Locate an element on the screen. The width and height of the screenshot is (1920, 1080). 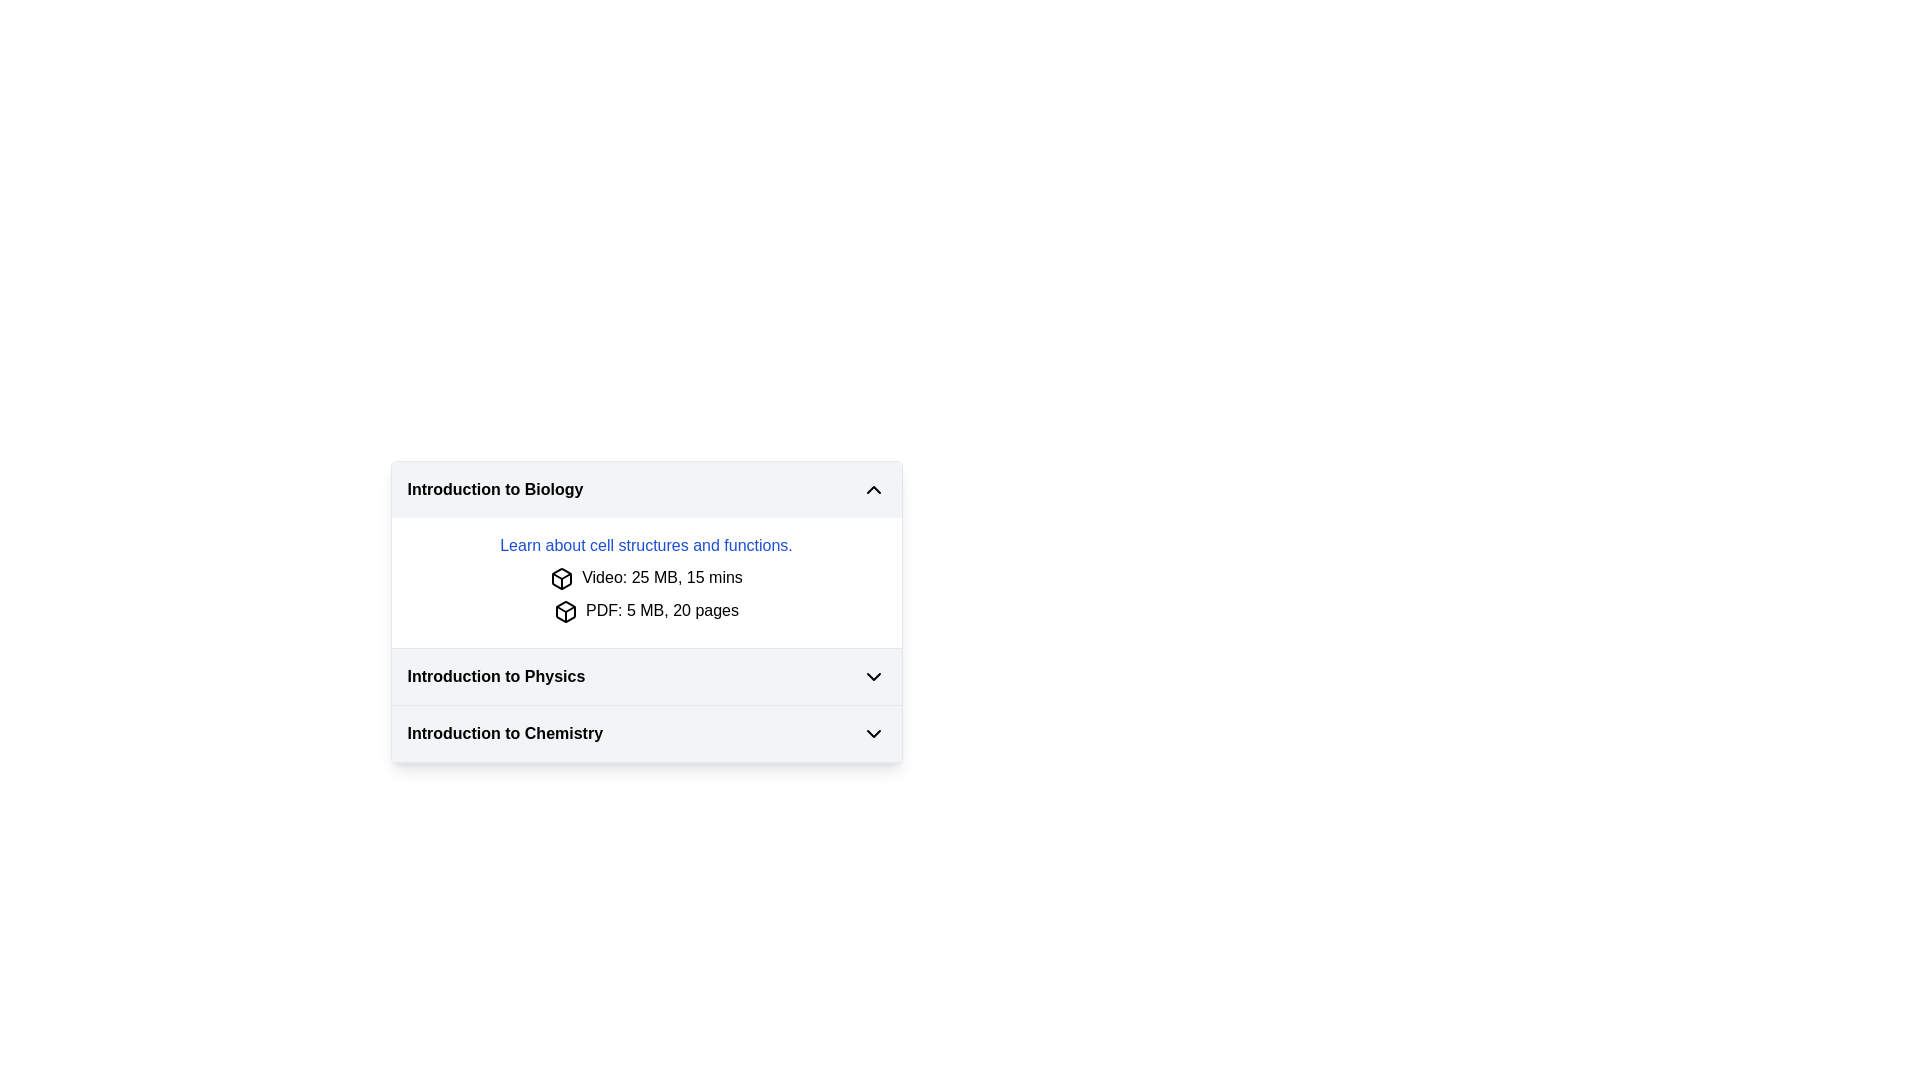
the upward-facing black chevron icon toggle button located to the far right of the 'Introduction to Biology' section header is located at coordinates (873, 489).